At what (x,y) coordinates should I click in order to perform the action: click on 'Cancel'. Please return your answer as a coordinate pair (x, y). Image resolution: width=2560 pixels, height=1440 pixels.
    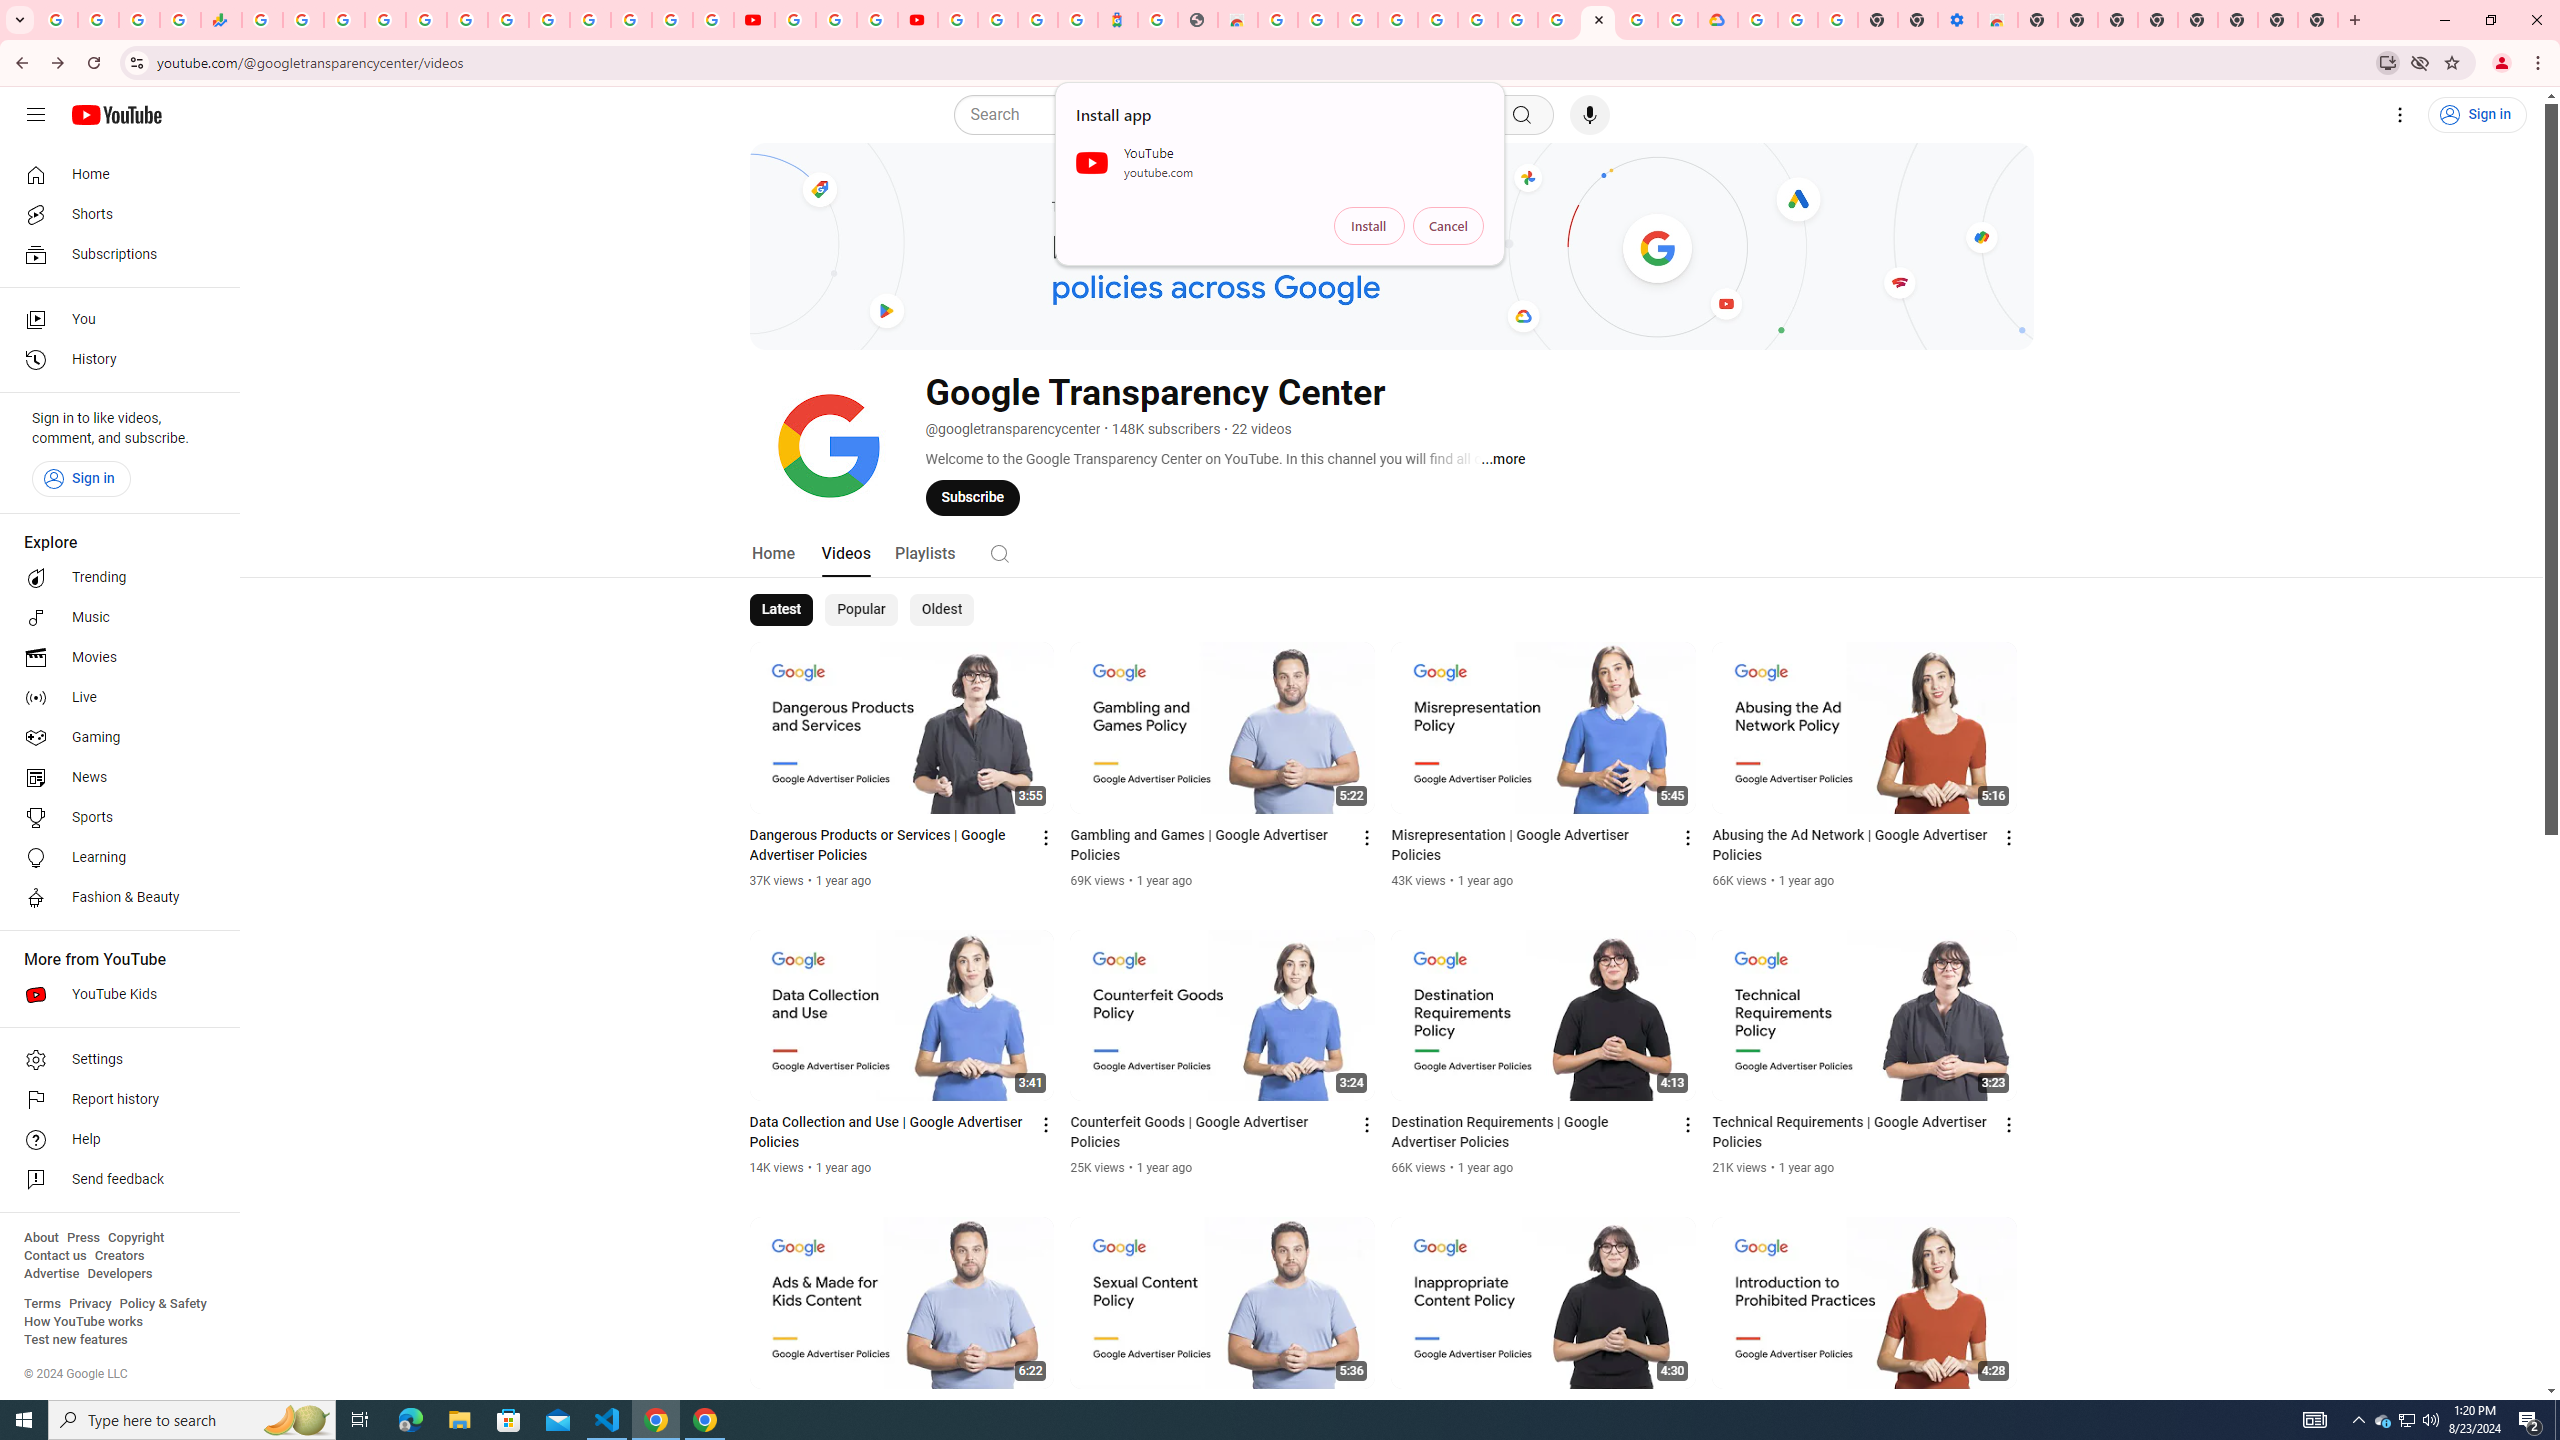
    Looking at the image, I should click on (1447, 225).